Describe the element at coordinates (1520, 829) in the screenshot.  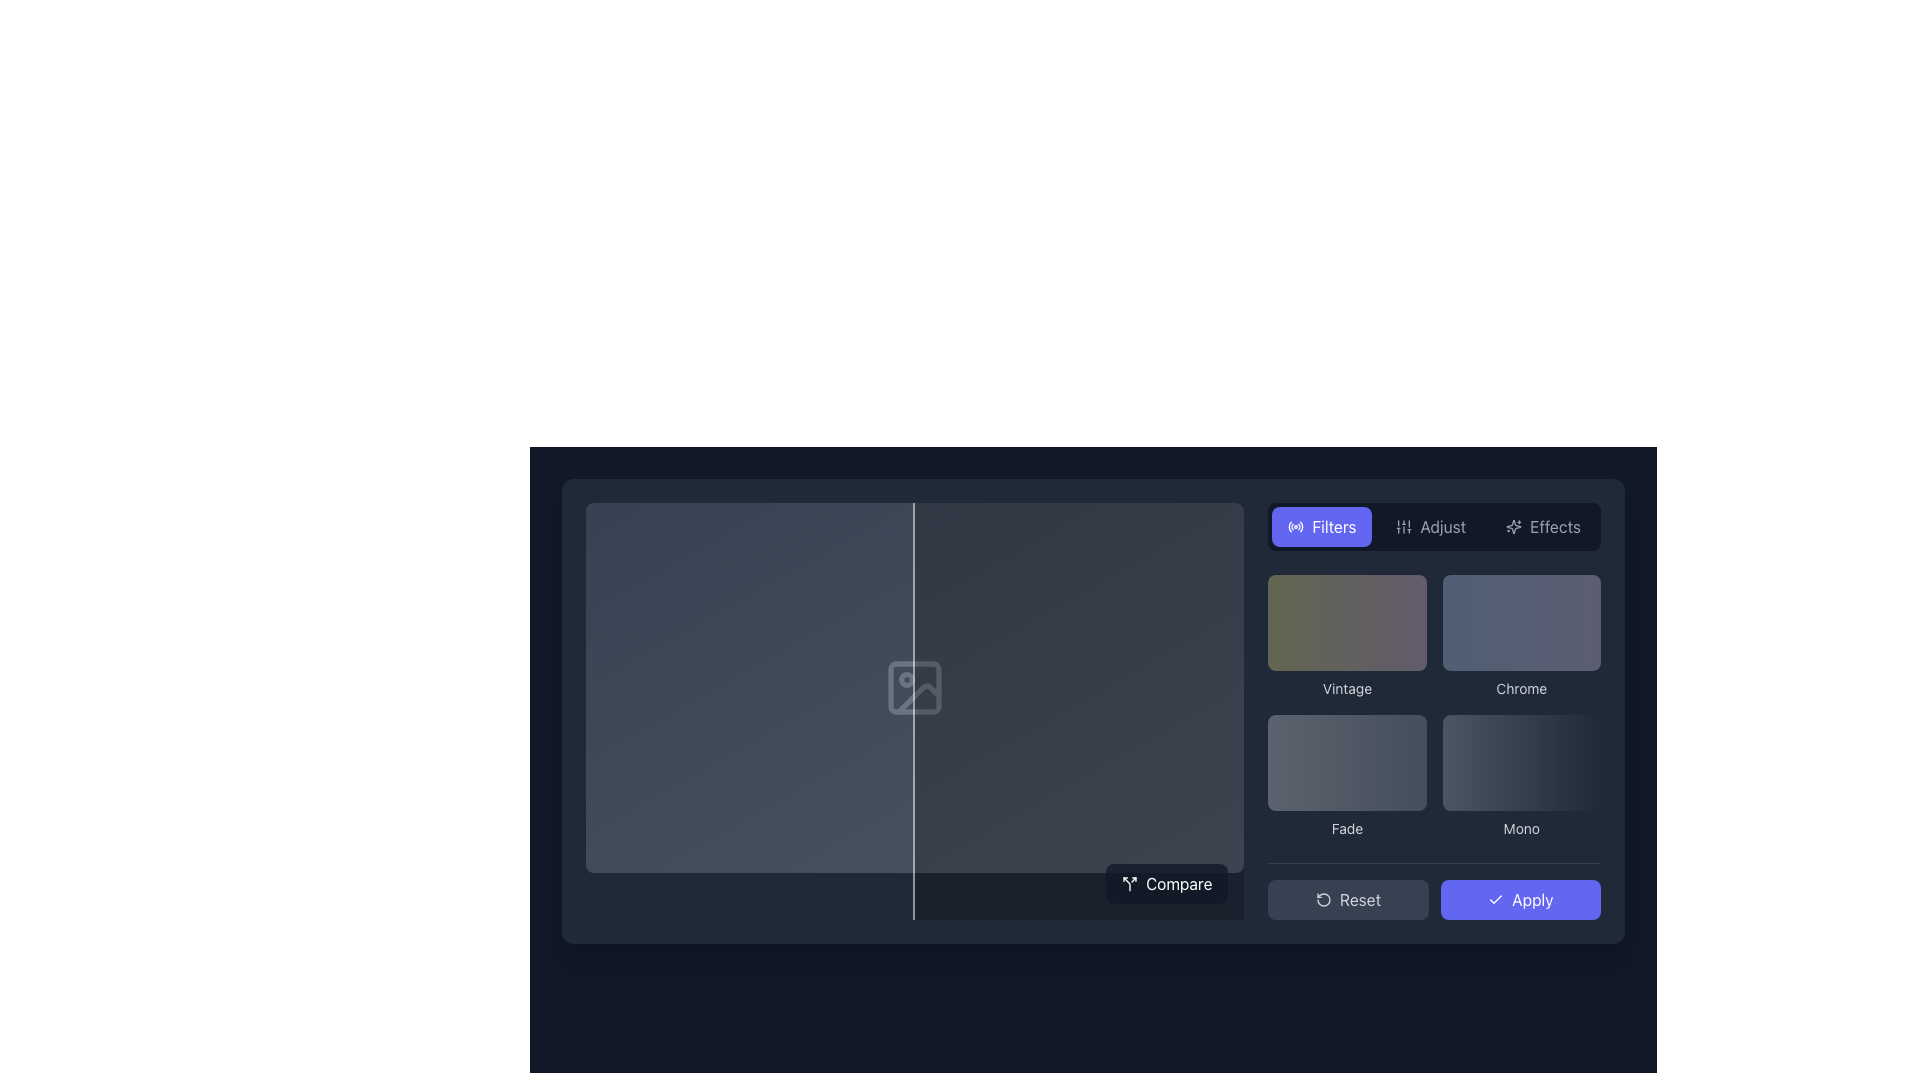
I see `the text label containing the word 'Mono', which is styled with a light gray color and centered alignment beneath a gradient-styled rectangular element` at that location.